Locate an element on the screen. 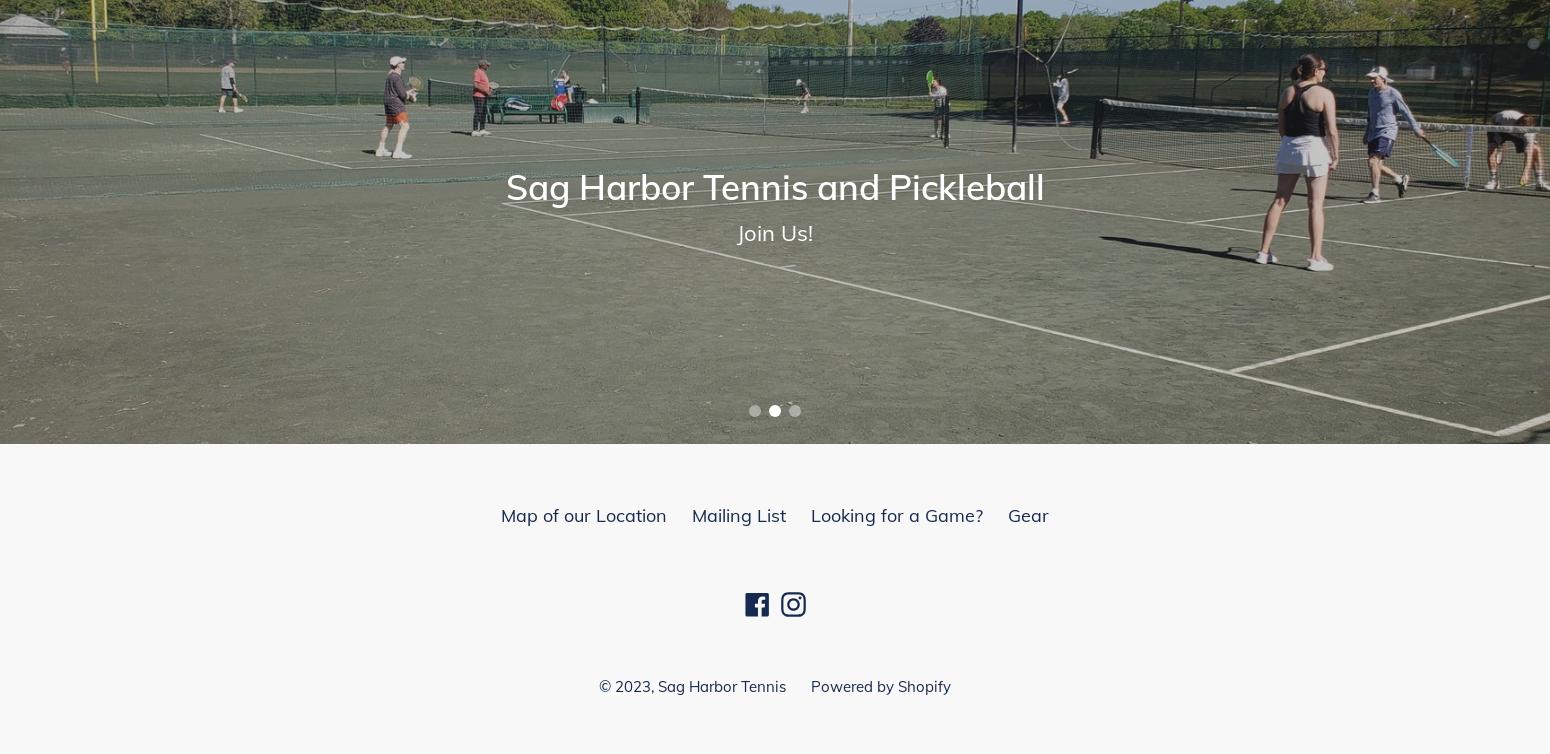  'Map of our Location' is located at coordinates (584, 515).